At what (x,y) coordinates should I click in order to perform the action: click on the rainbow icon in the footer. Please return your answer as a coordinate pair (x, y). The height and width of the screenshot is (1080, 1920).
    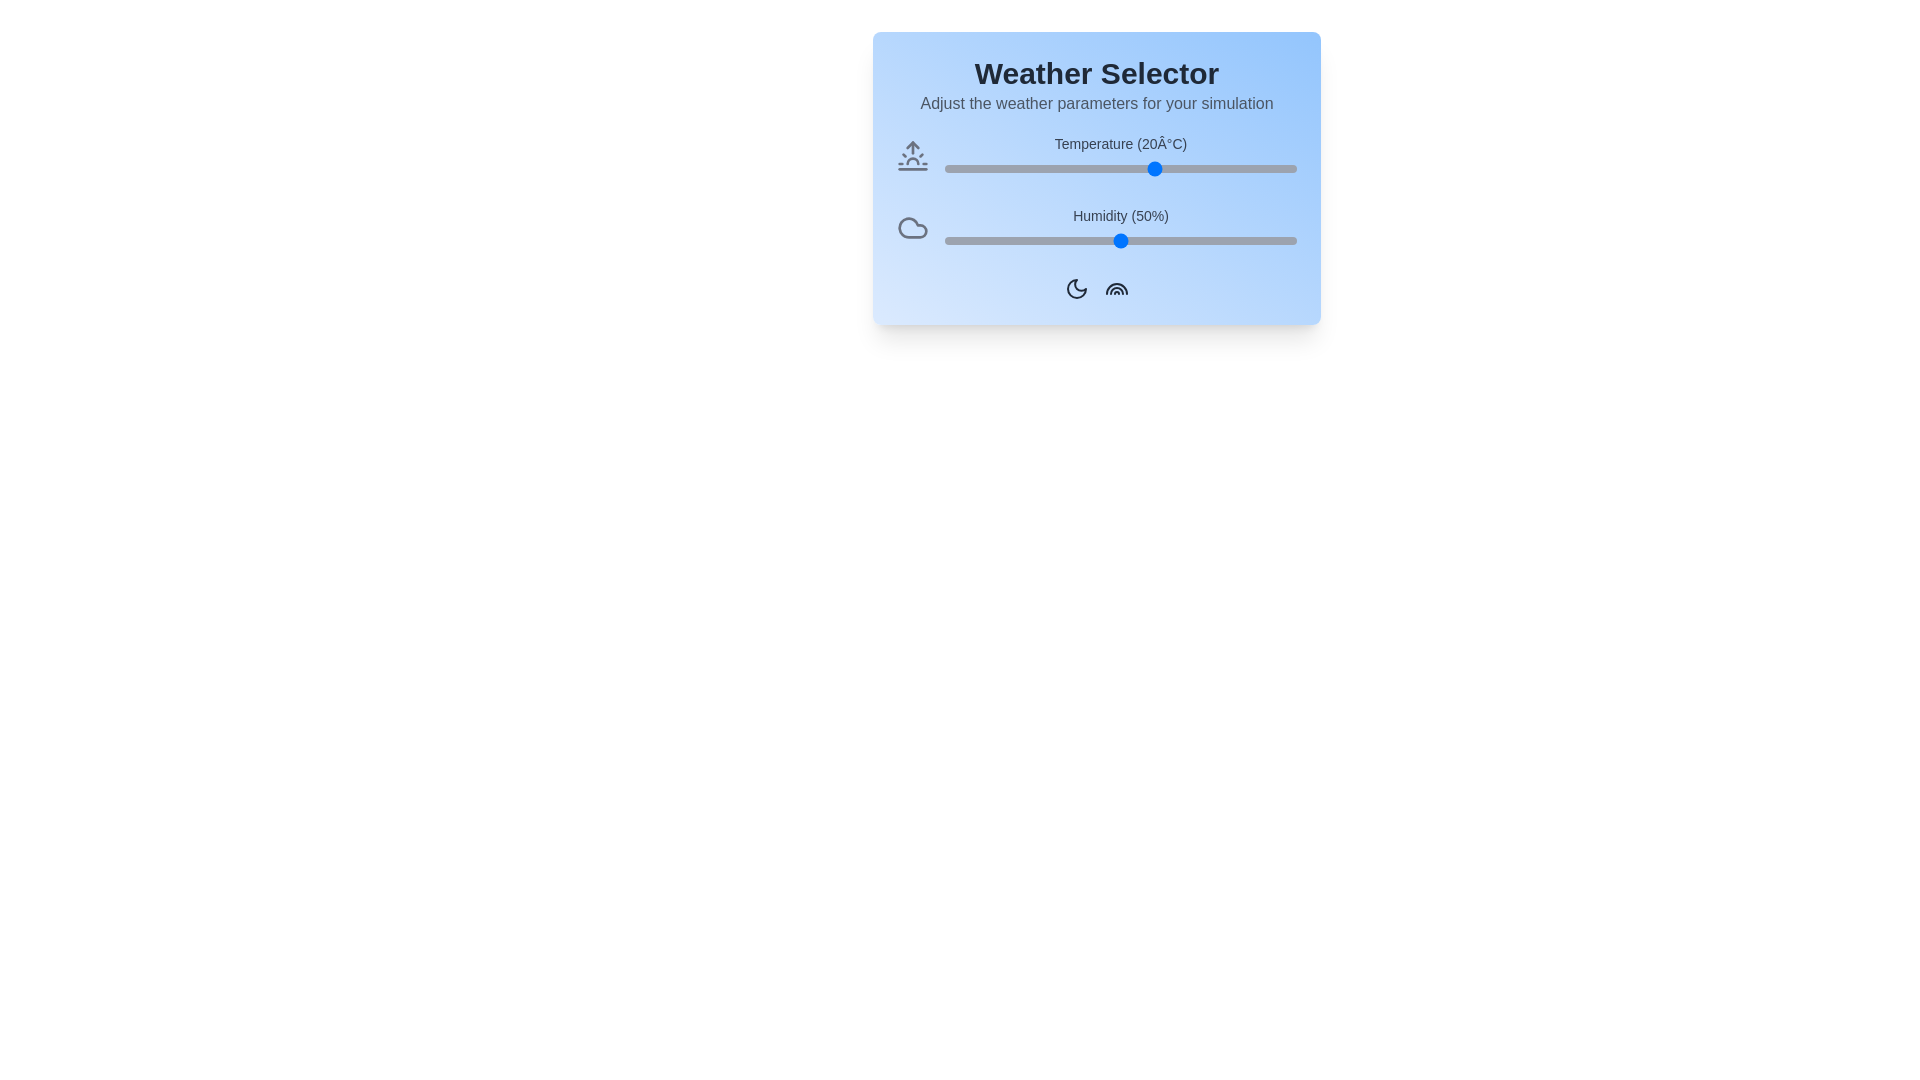
    Looking at the image, I should click on (1116, 288).